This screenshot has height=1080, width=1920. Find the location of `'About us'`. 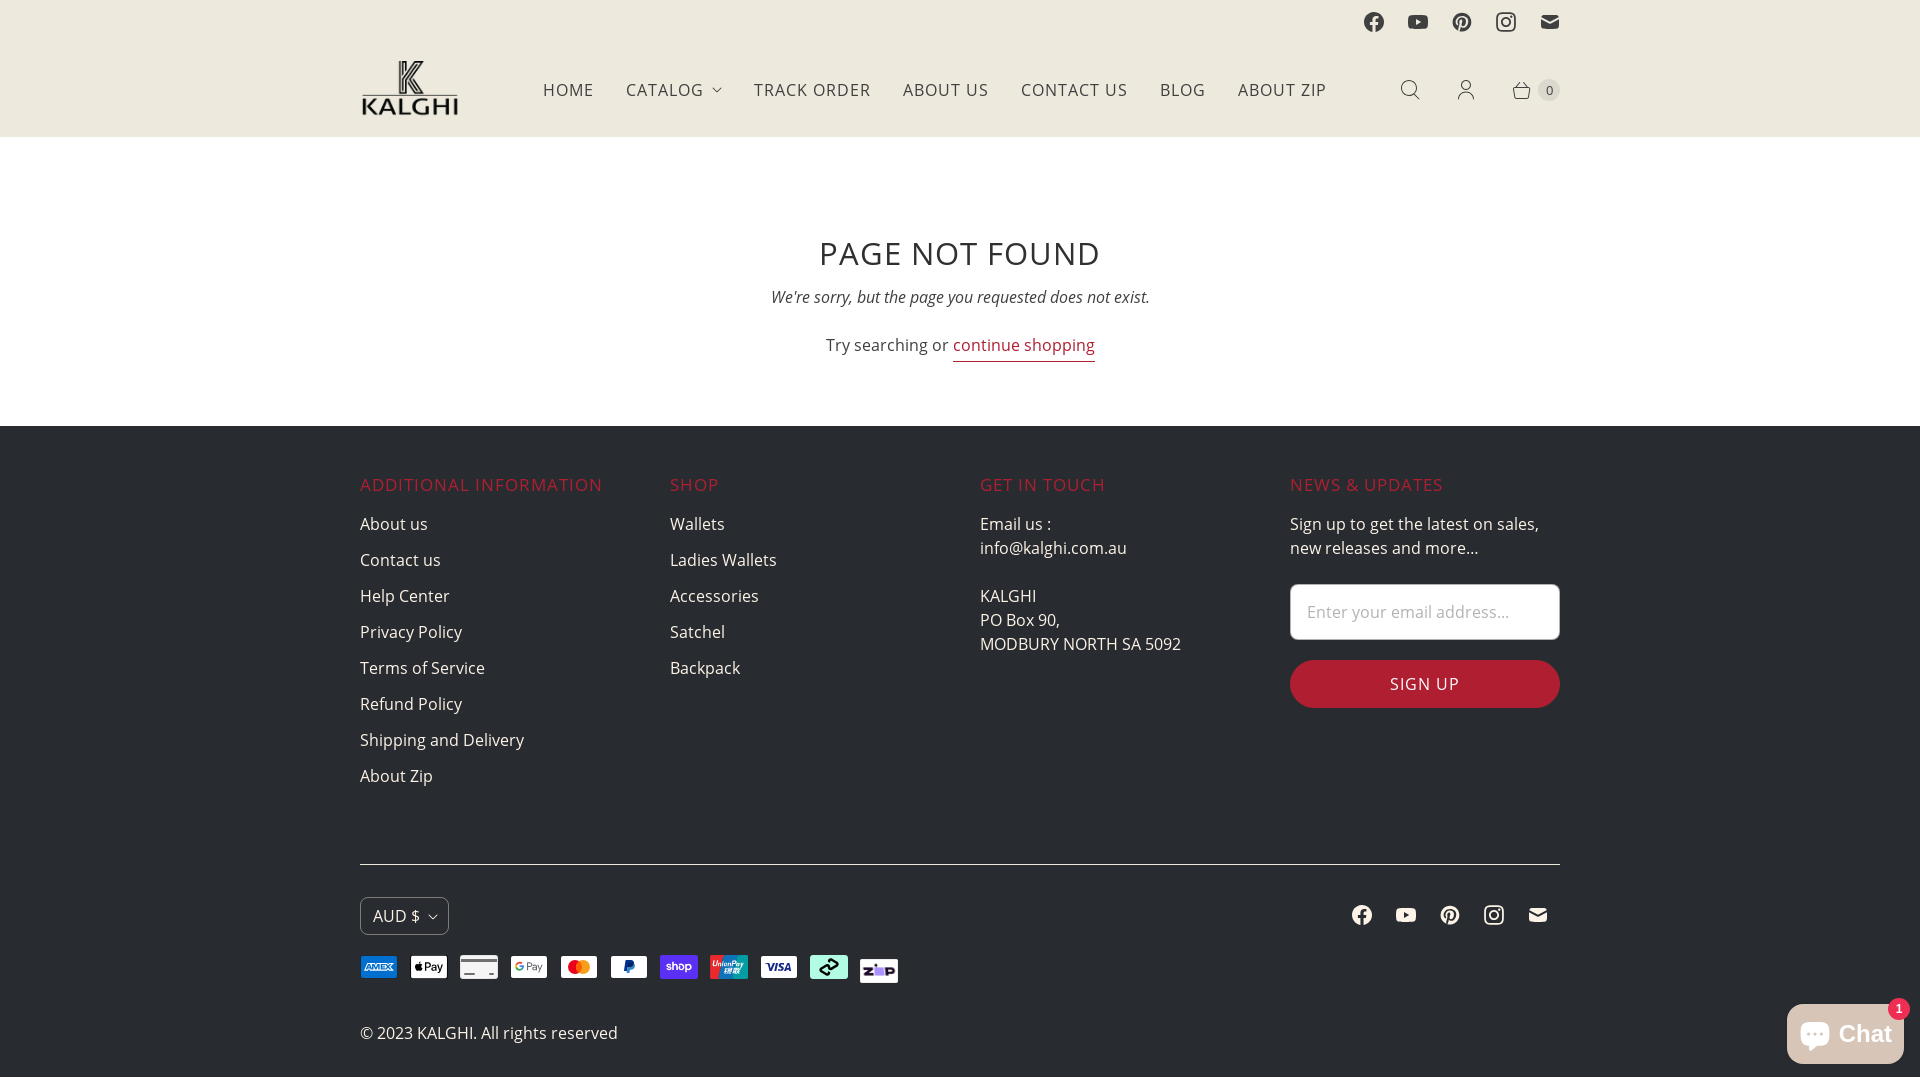

'About us' is located at coordinates (393, 523).